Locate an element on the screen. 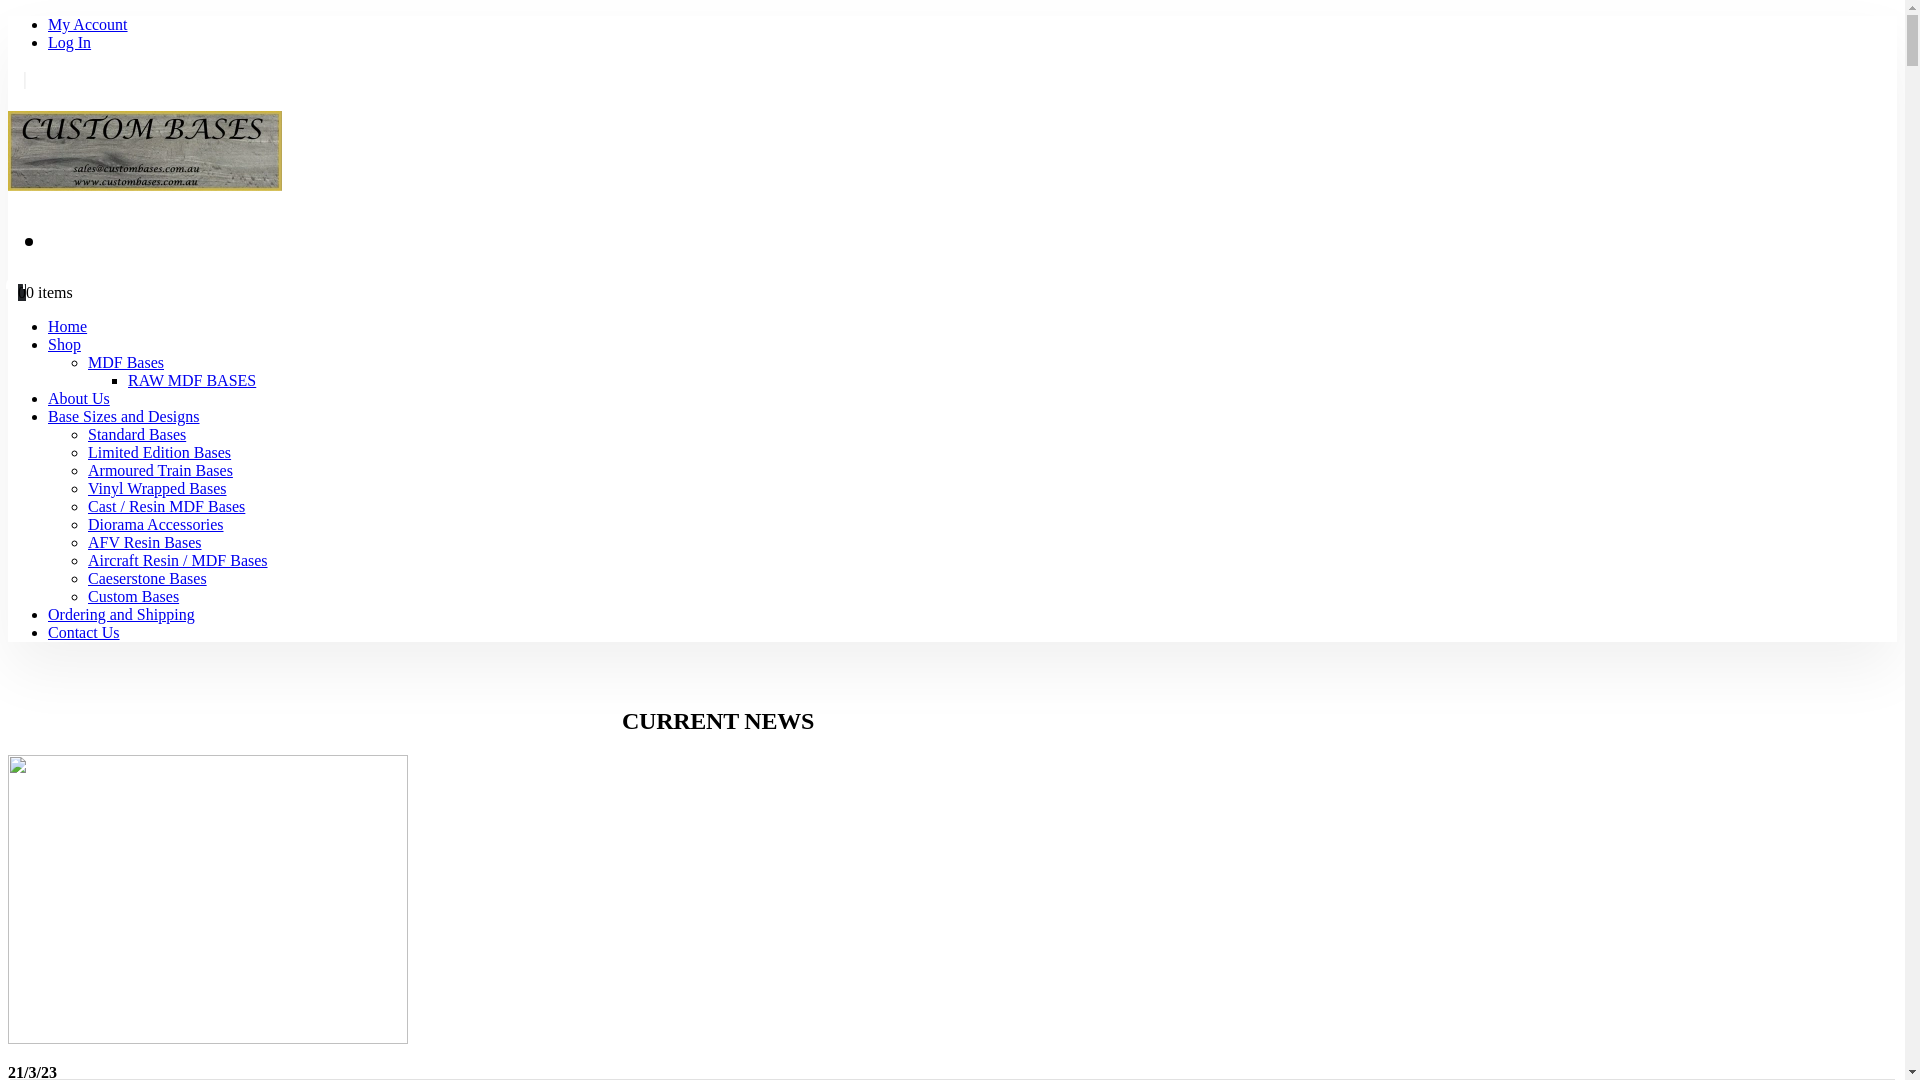  'Limited Edition Bases' is located at coordinates (86, 452).